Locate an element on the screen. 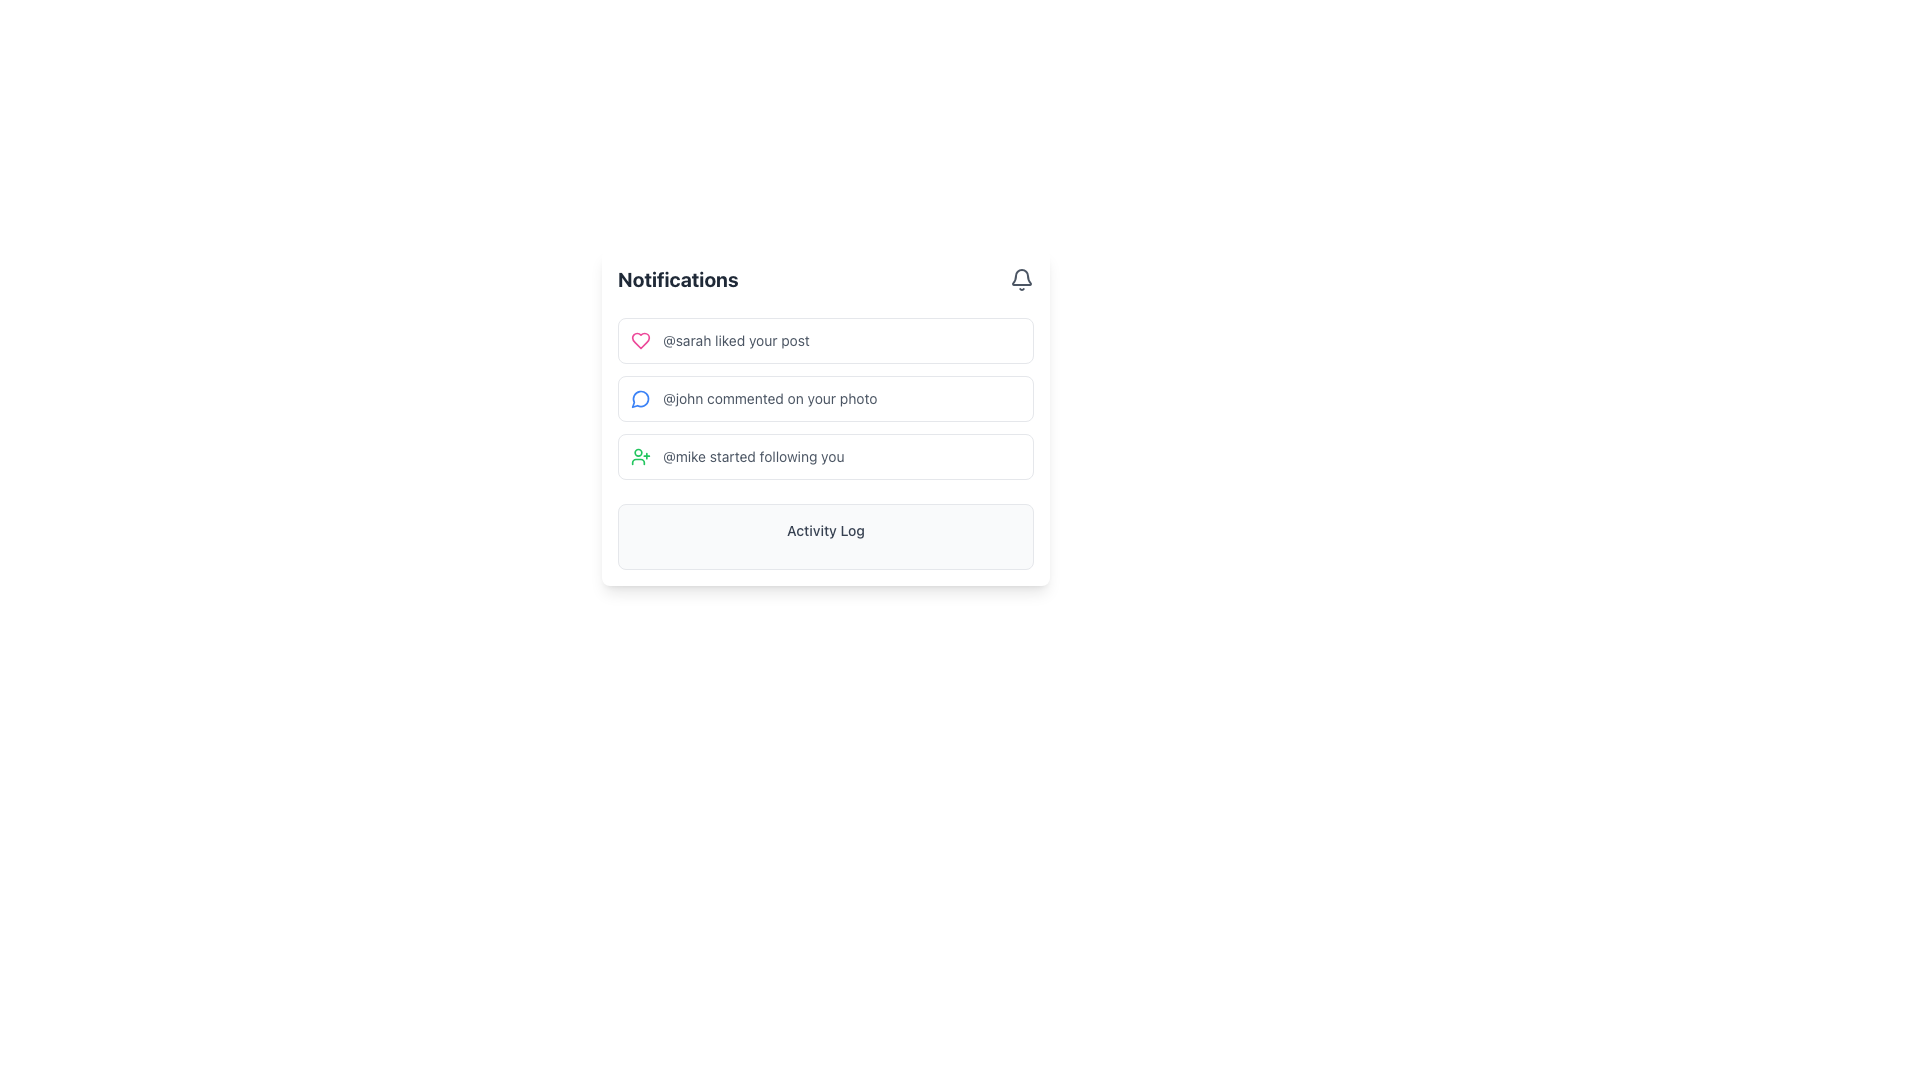 The height and width of the screenshot is (1080, 1920). the heart icon in the notification section that indicates a 'like' action from another user, specifically for the notification stating '@sarah liked your post' is located at coordinates (641, 339).